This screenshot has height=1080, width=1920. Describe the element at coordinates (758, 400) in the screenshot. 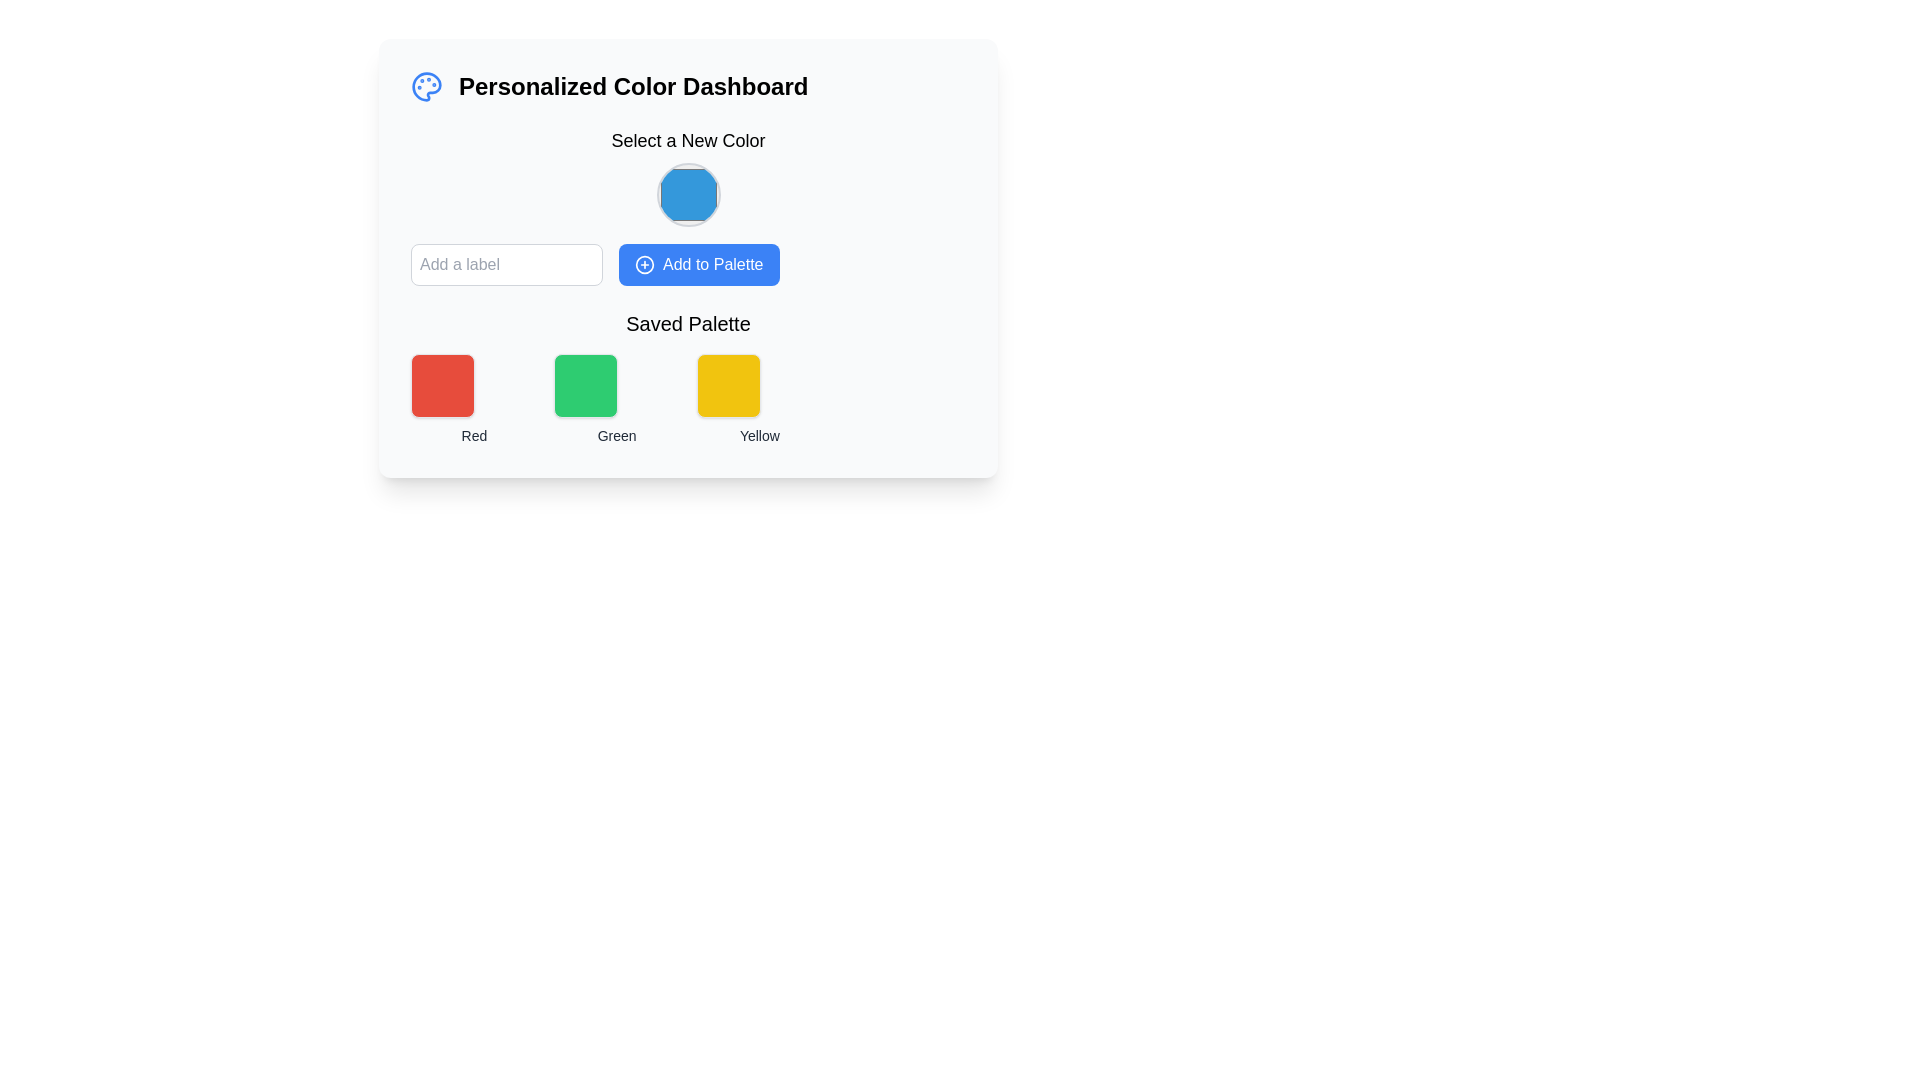

I see `to select the vibrant yellow color swatch labeled 'Yellow', which is the third item in the horizontal grid layout under the 'Saved Palette' title` at that location.